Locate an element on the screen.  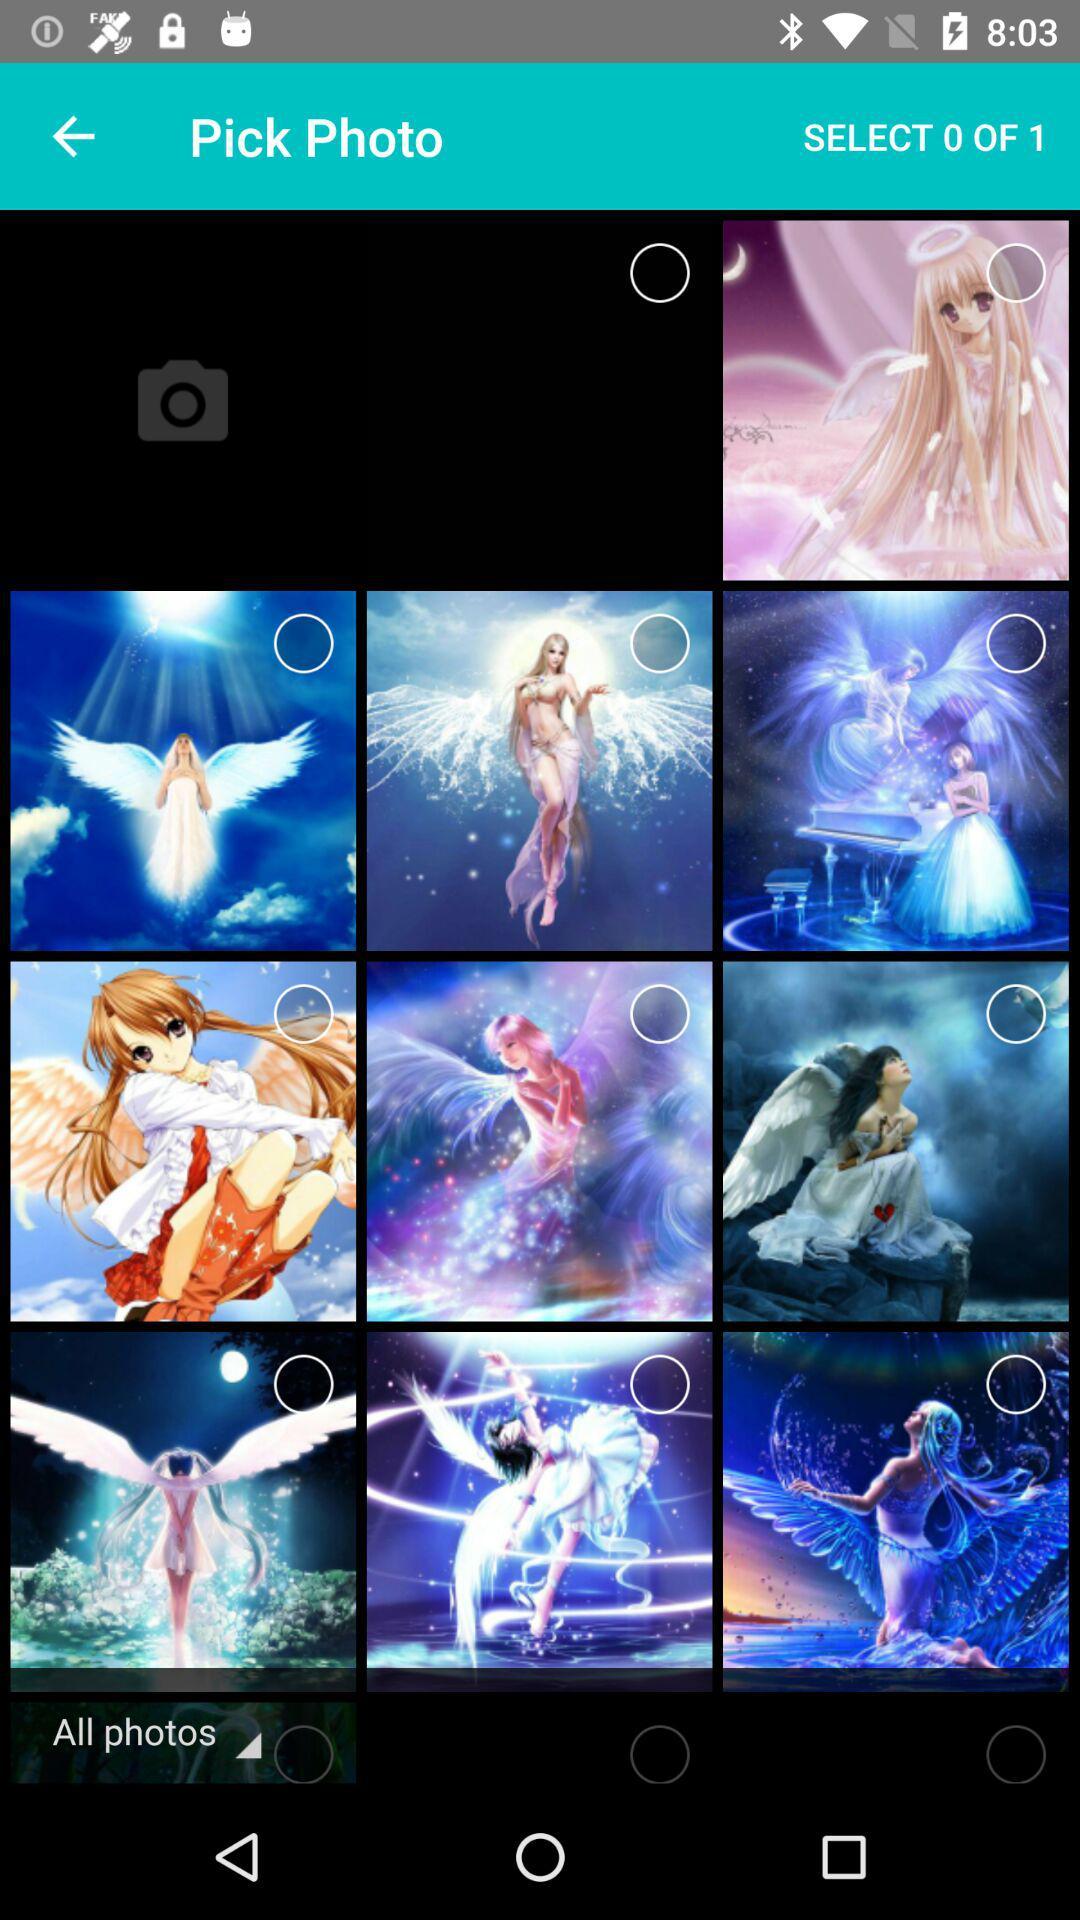
many options is located at coordinates (303, 643).